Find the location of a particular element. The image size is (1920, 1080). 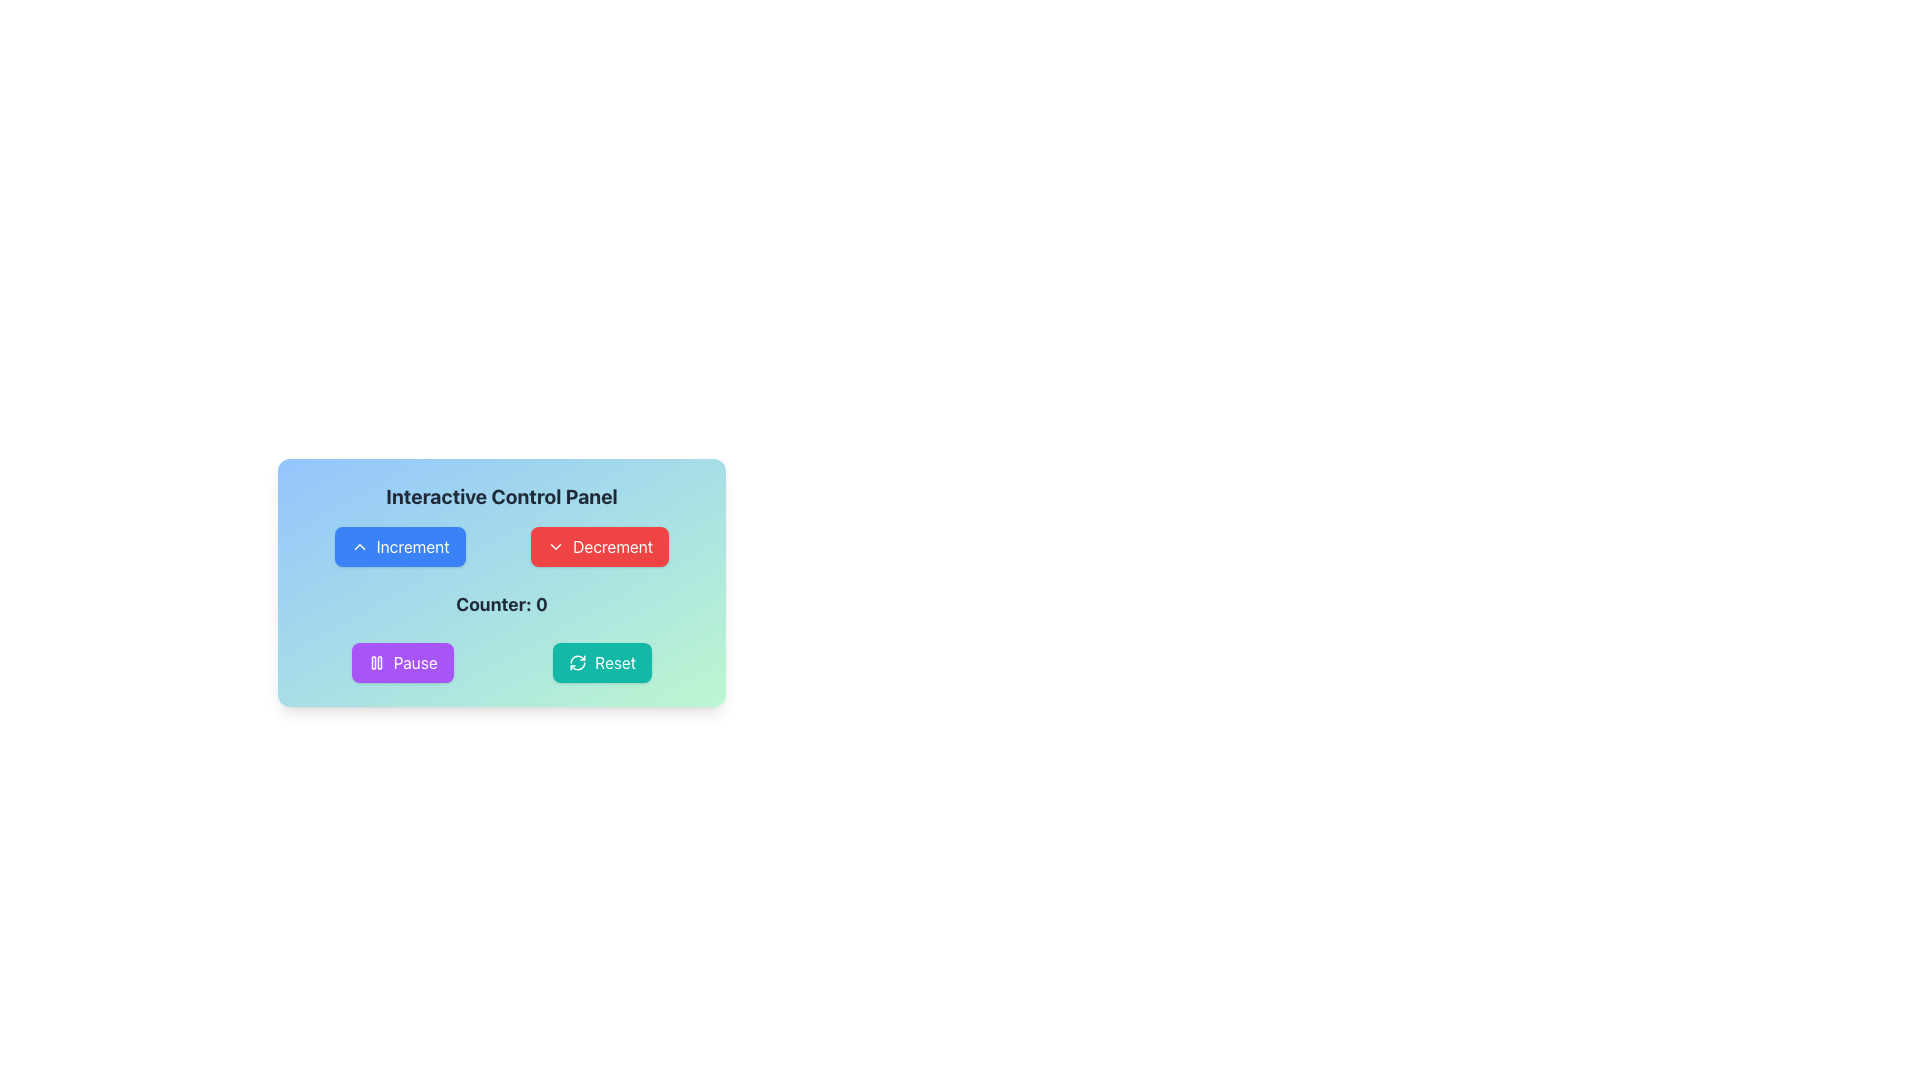

the Button Group located at the bottom of the 'Interactive Control Panel', which includes the 'Pause' button on the left and the 'Reset' button on the right is located at coordinates (502, 663).